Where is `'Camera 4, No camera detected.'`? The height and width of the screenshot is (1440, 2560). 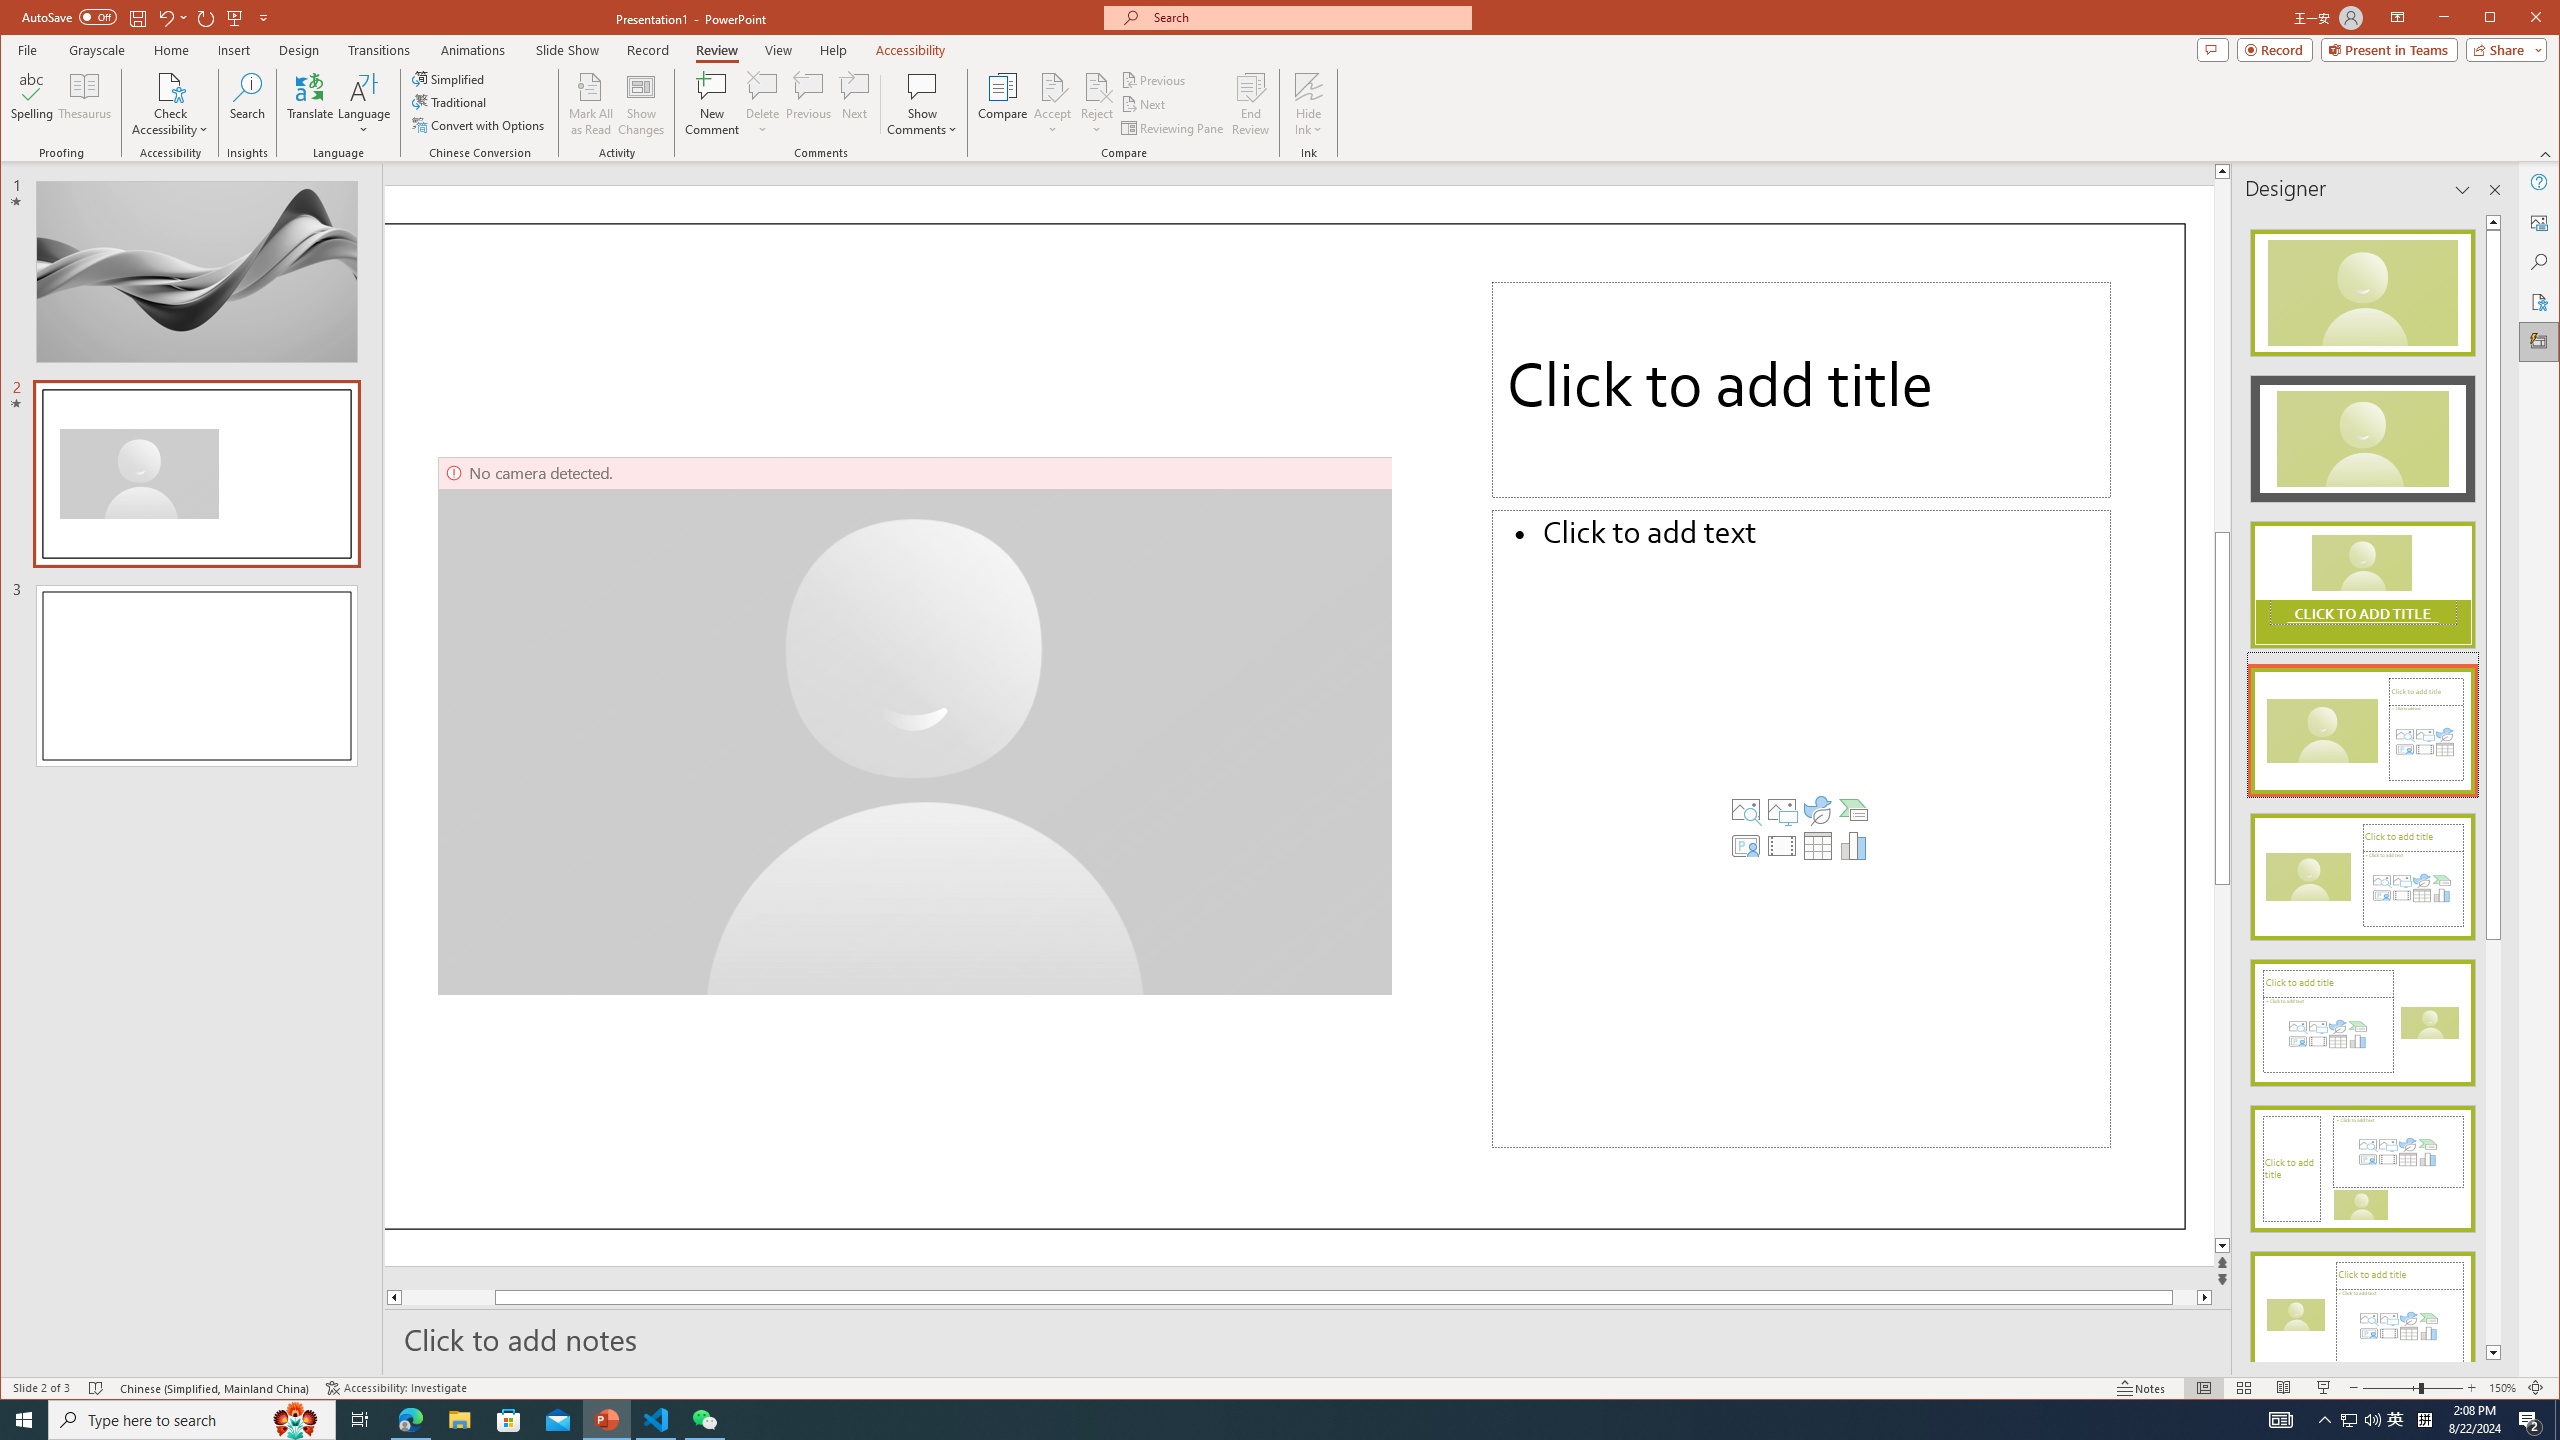 'Camera 4, No camera detected.' is located at coordinates (916, 725).